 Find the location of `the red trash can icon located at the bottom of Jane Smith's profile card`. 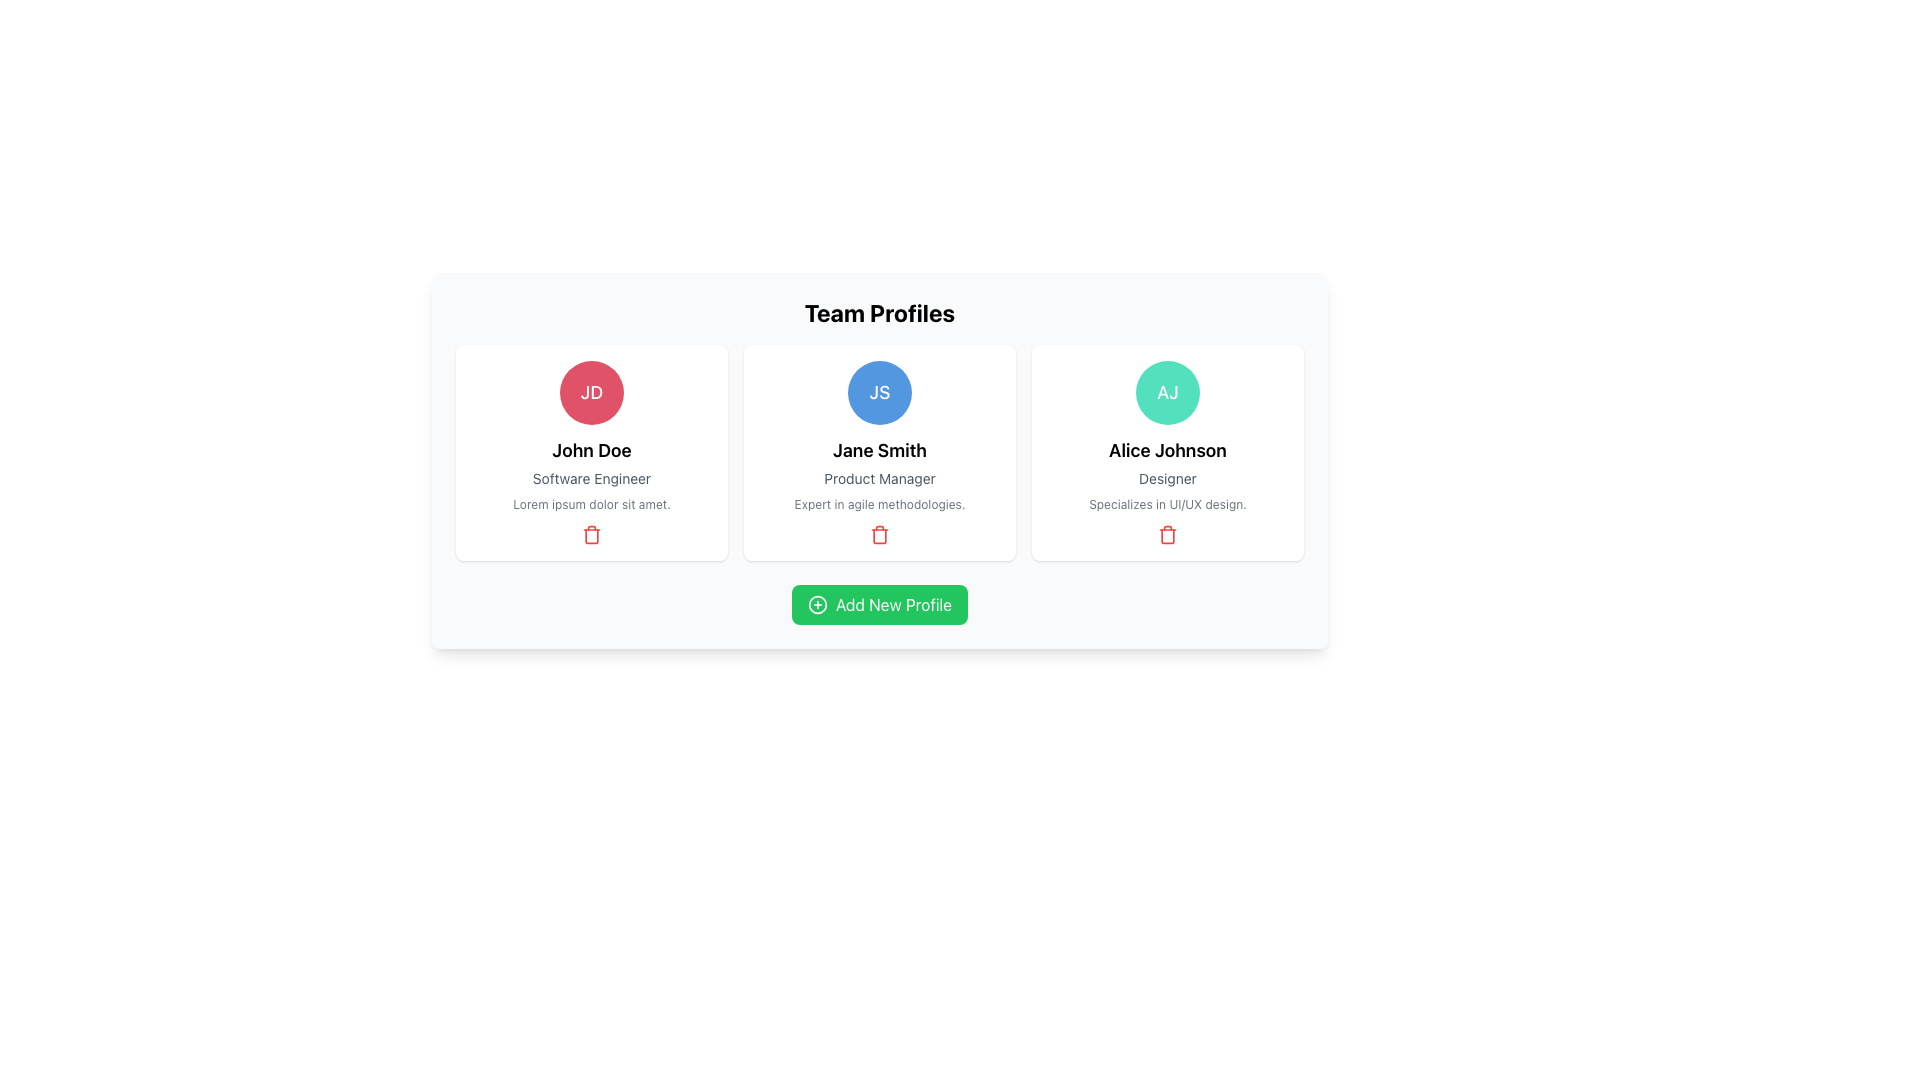

the red trash can icon located at the bottom of Jane Smith's profile card is located at coordinates (879, 534).